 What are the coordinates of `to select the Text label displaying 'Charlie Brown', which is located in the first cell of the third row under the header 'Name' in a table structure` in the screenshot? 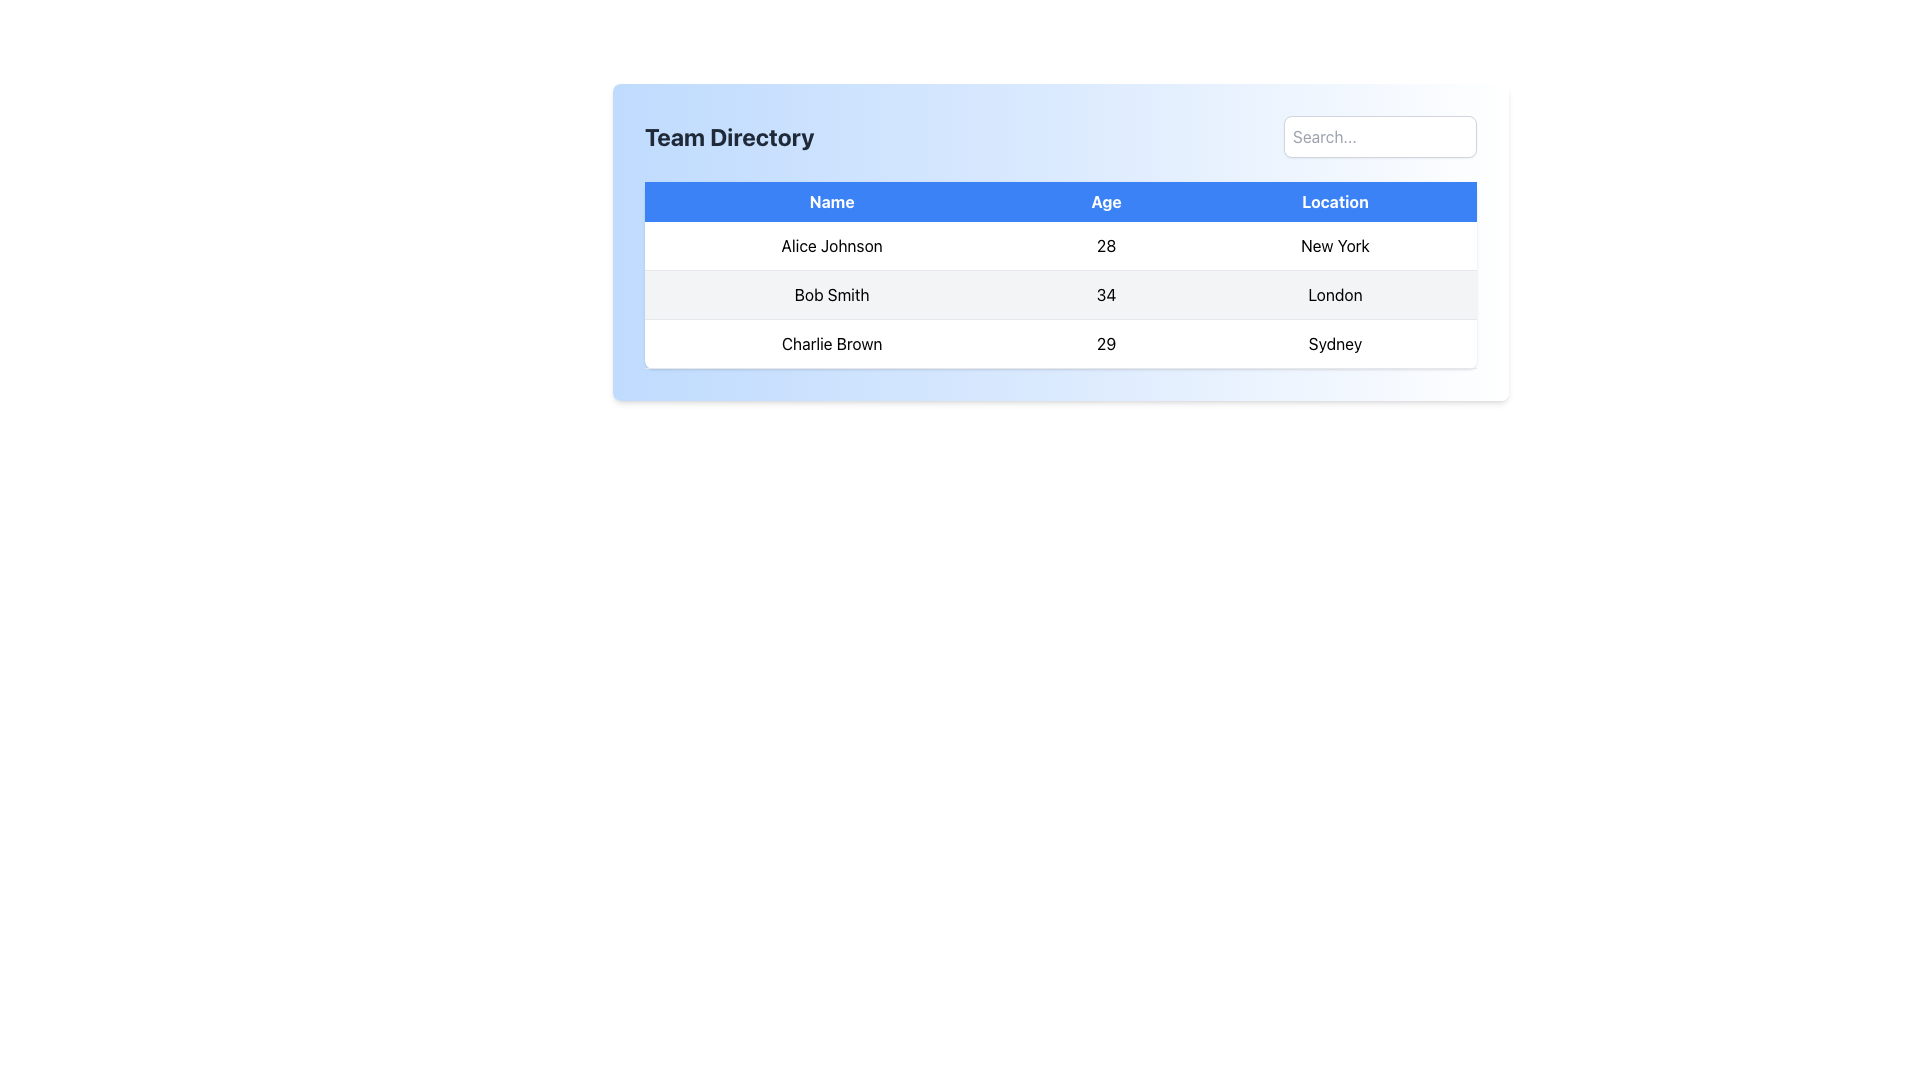 It's located at (831, 342).